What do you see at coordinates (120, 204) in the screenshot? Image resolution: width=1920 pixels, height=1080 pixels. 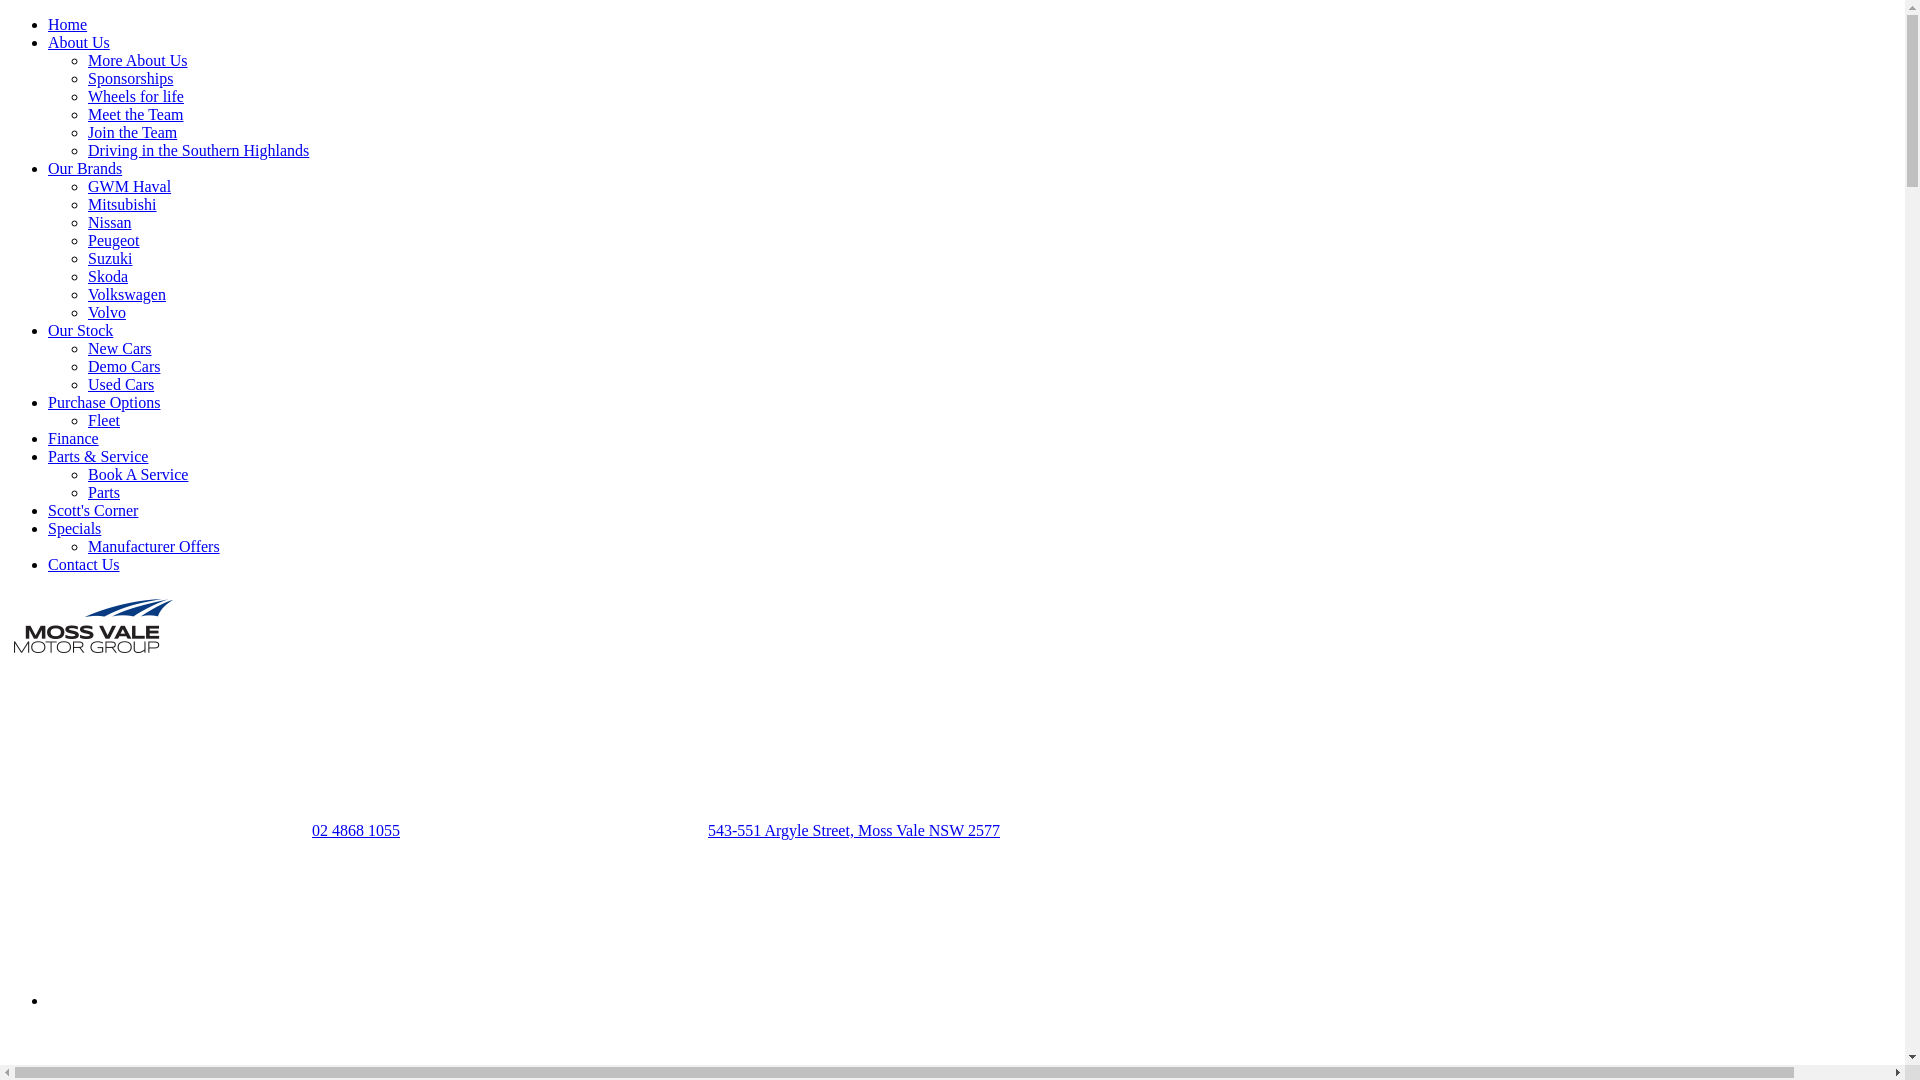 I see `'Mitsubishi'` at bounding box center [120, 204].